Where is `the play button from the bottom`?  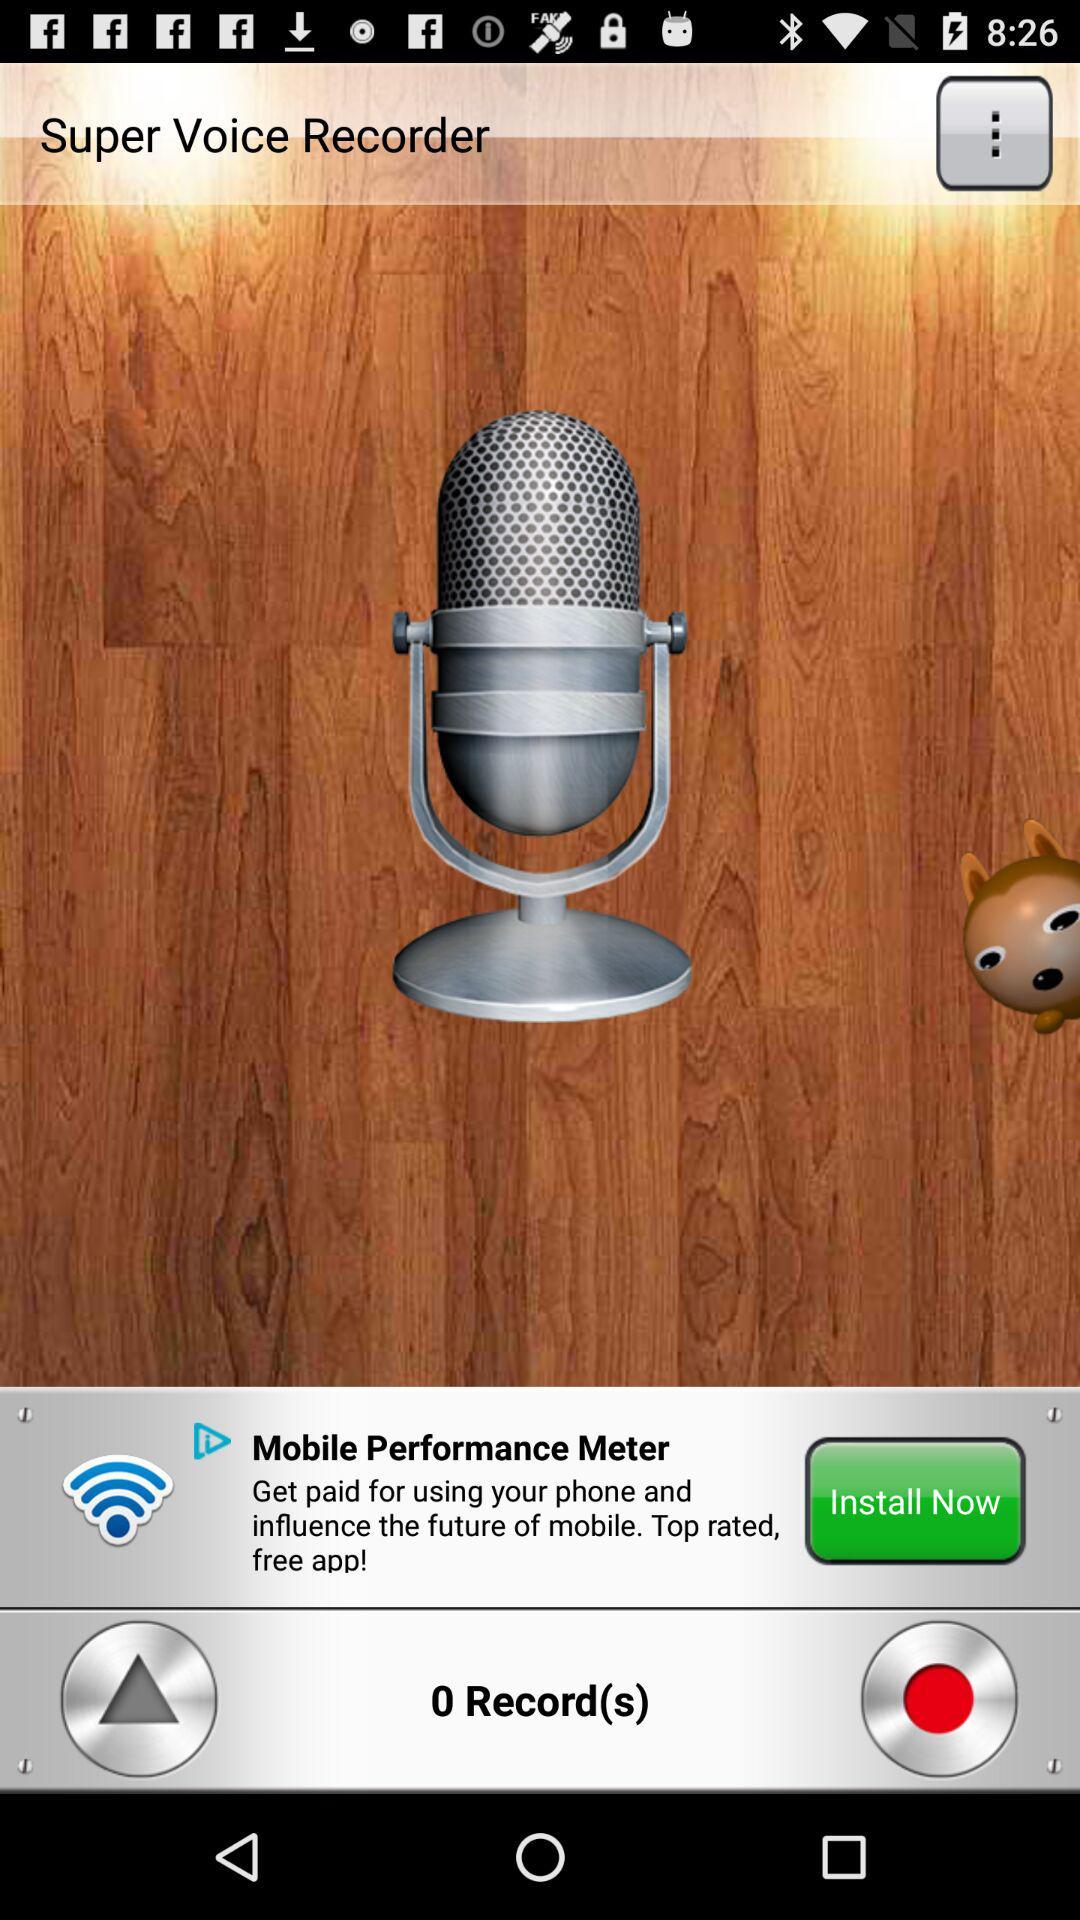 the play button from the bottom is located at coordinates (138, 1698).